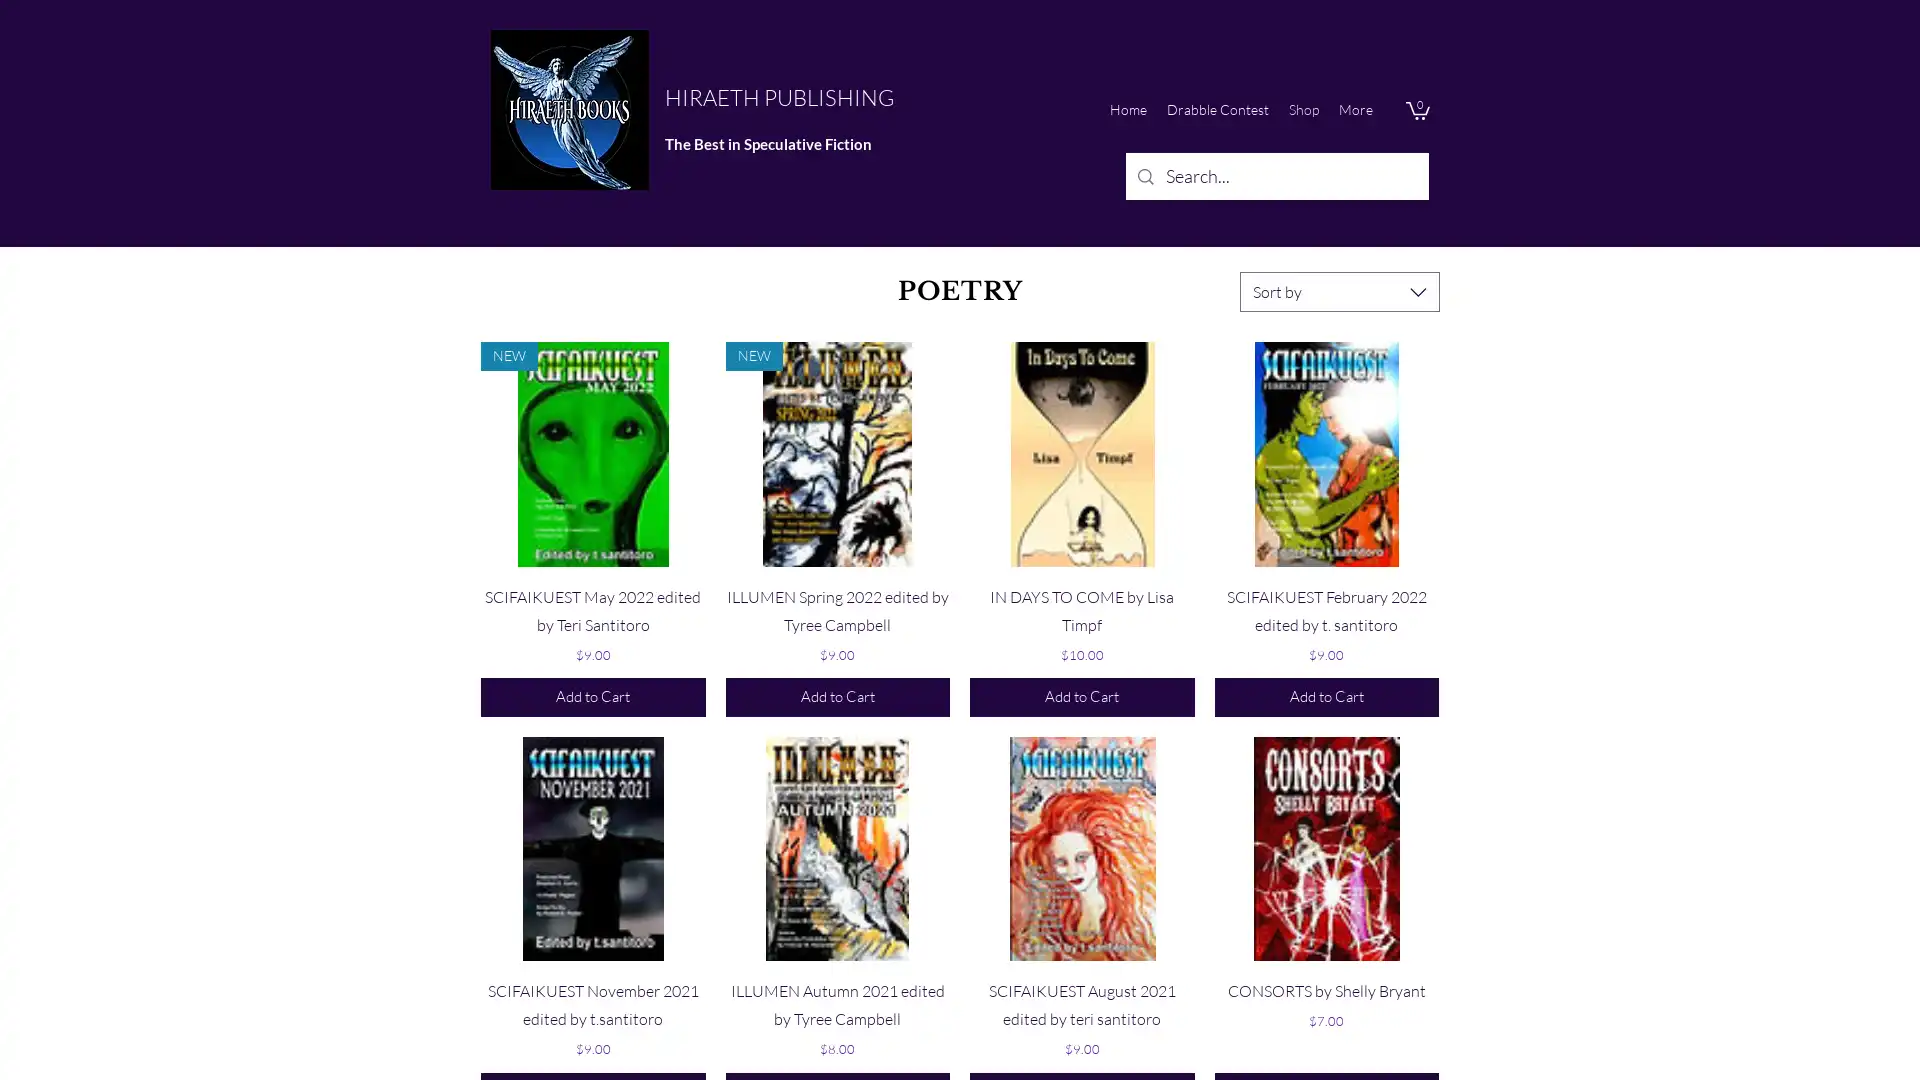  What do you see at coordinates (837, 696) in the screenshot?
I see `Add to Cart` at bounding box center [837, 696].